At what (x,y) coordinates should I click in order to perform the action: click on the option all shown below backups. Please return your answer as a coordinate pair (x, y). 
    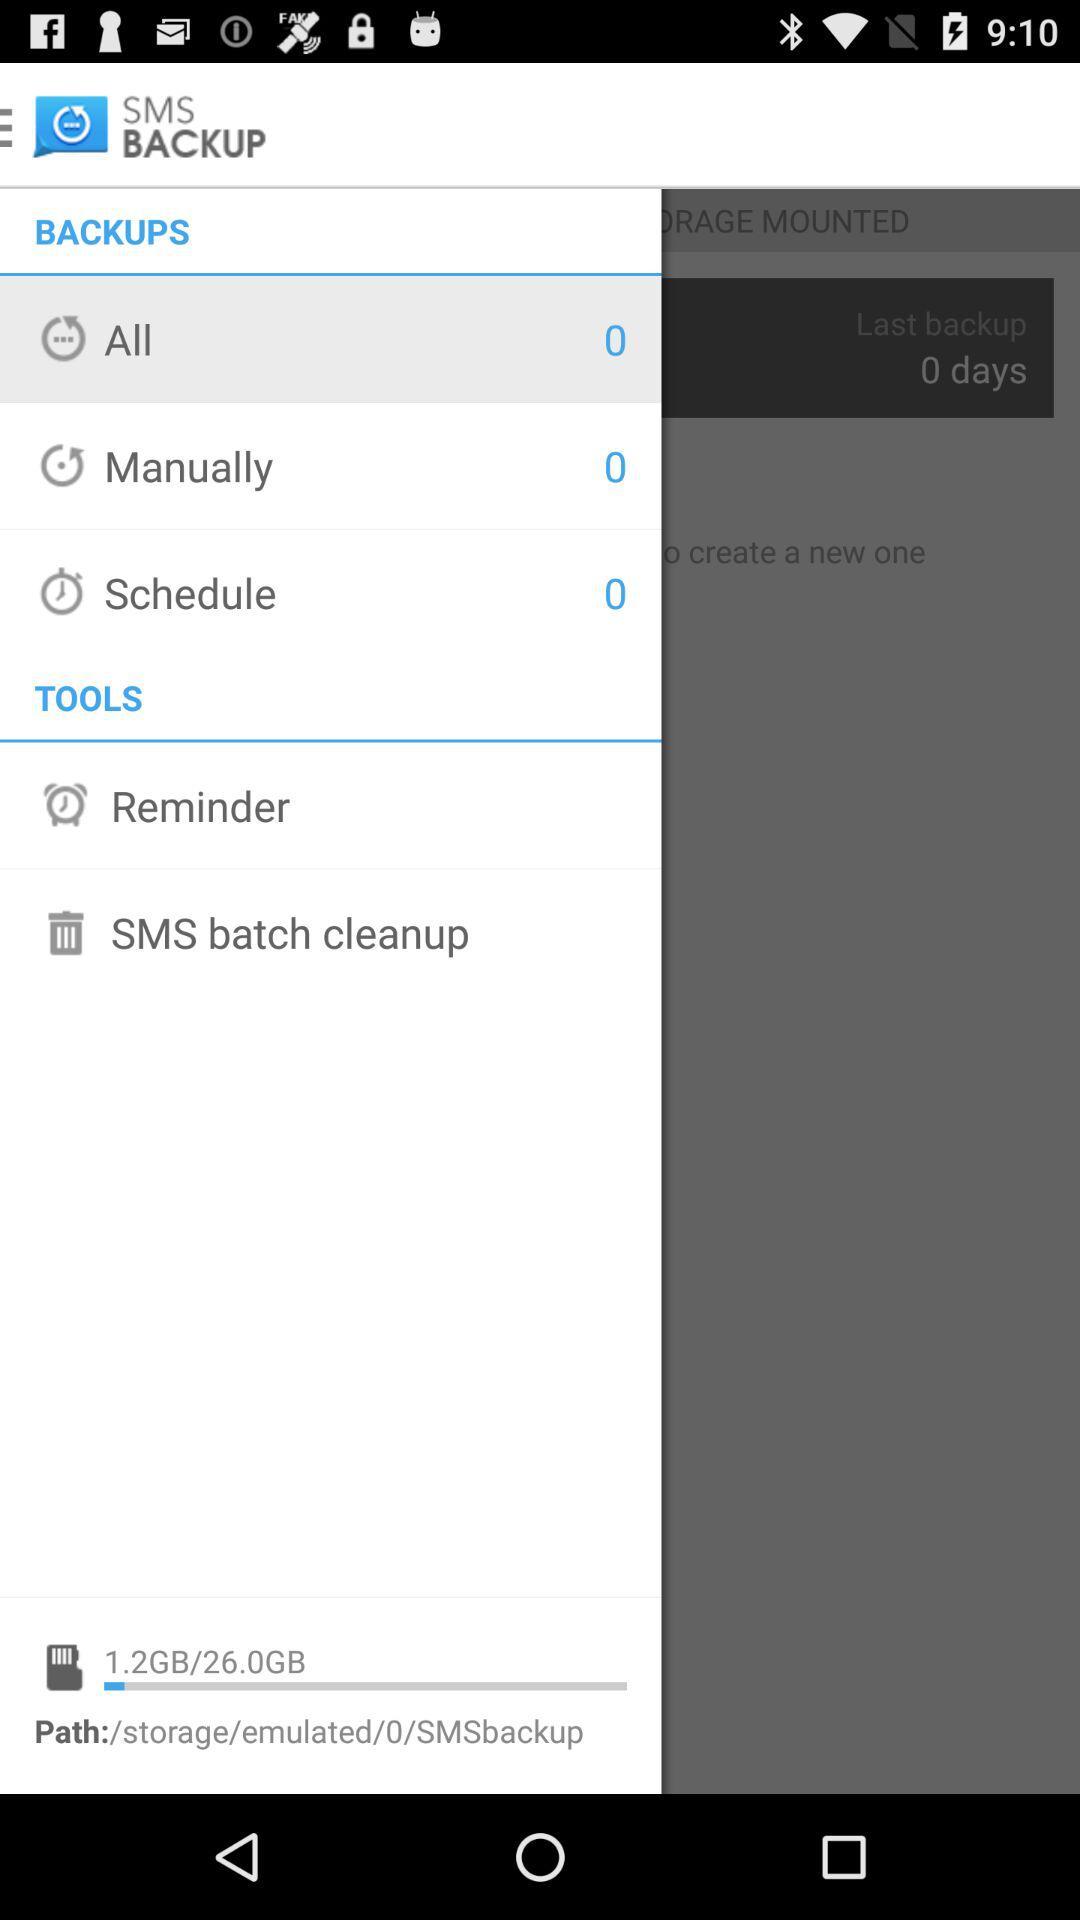
    Looking at the image, I should click on (117, 350).